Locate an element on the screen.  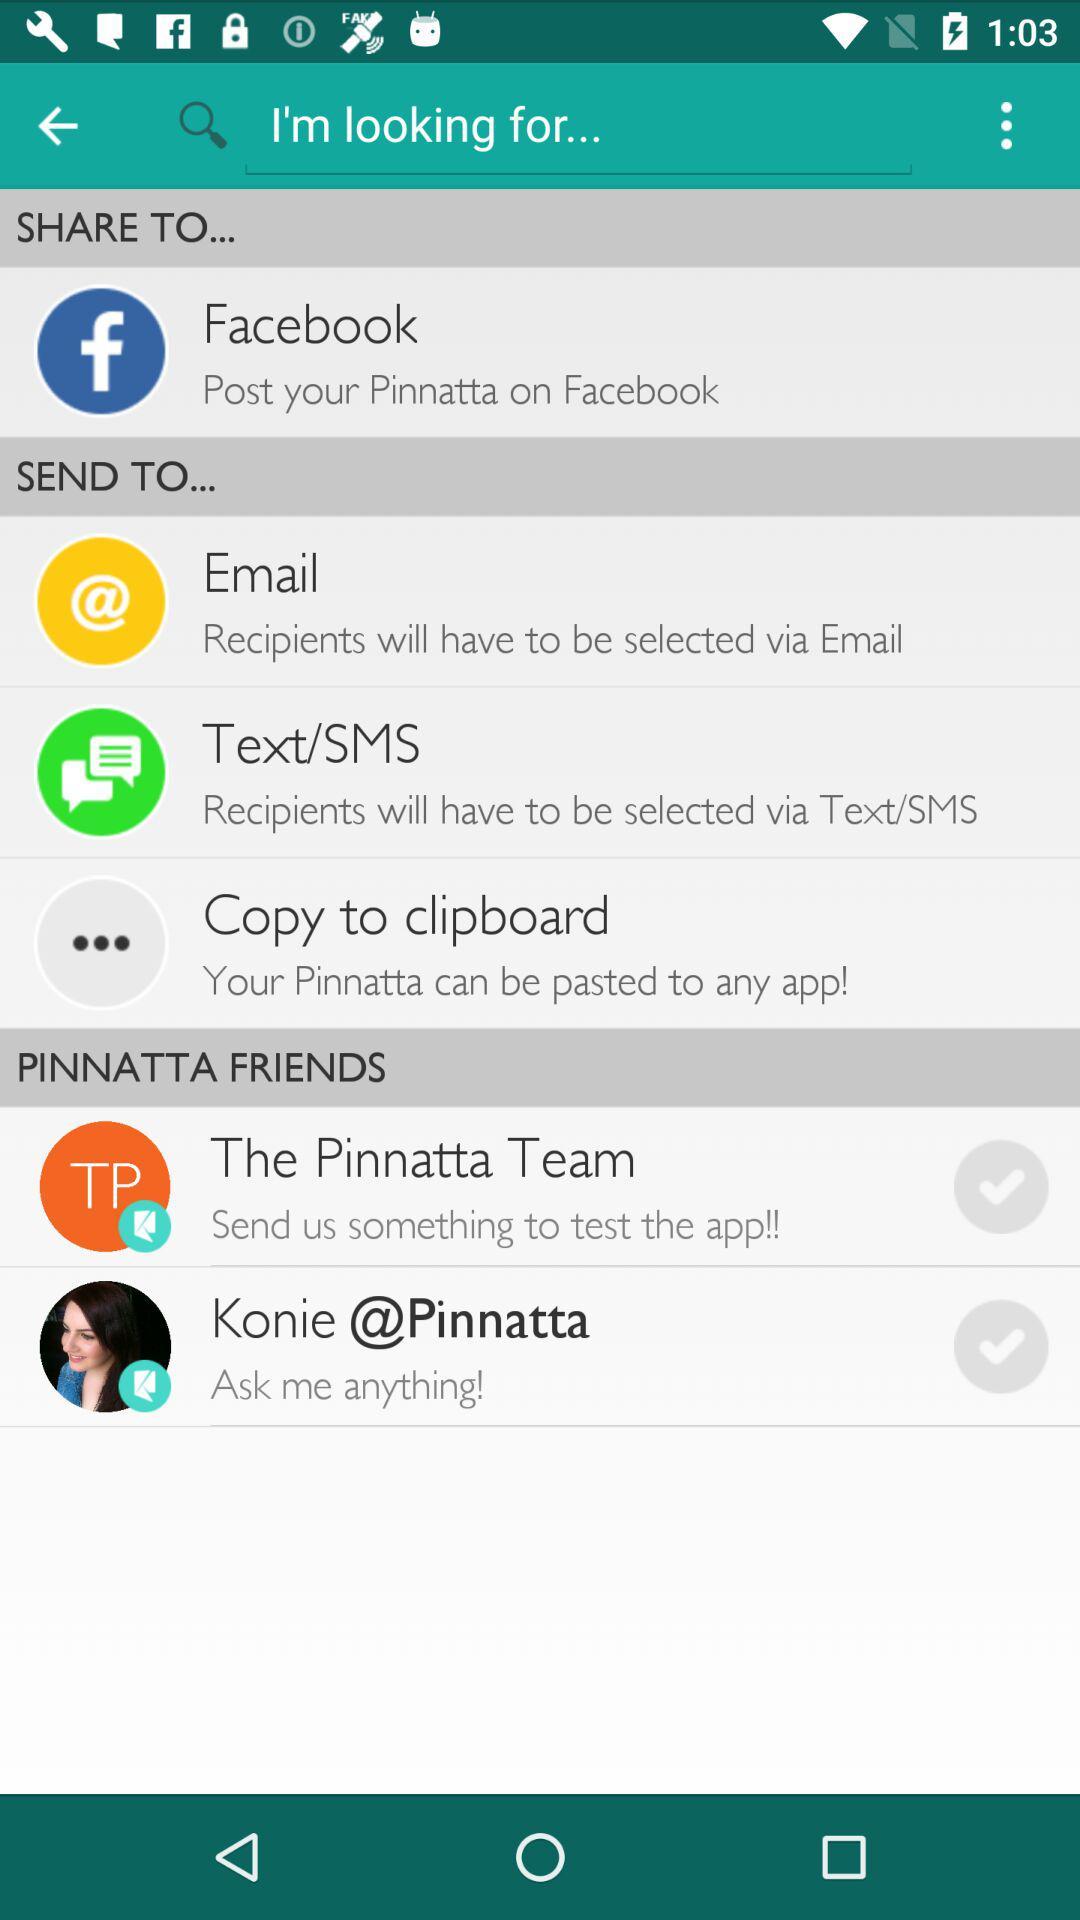
the item at the top right corner is located at coordinates (1006, 124).